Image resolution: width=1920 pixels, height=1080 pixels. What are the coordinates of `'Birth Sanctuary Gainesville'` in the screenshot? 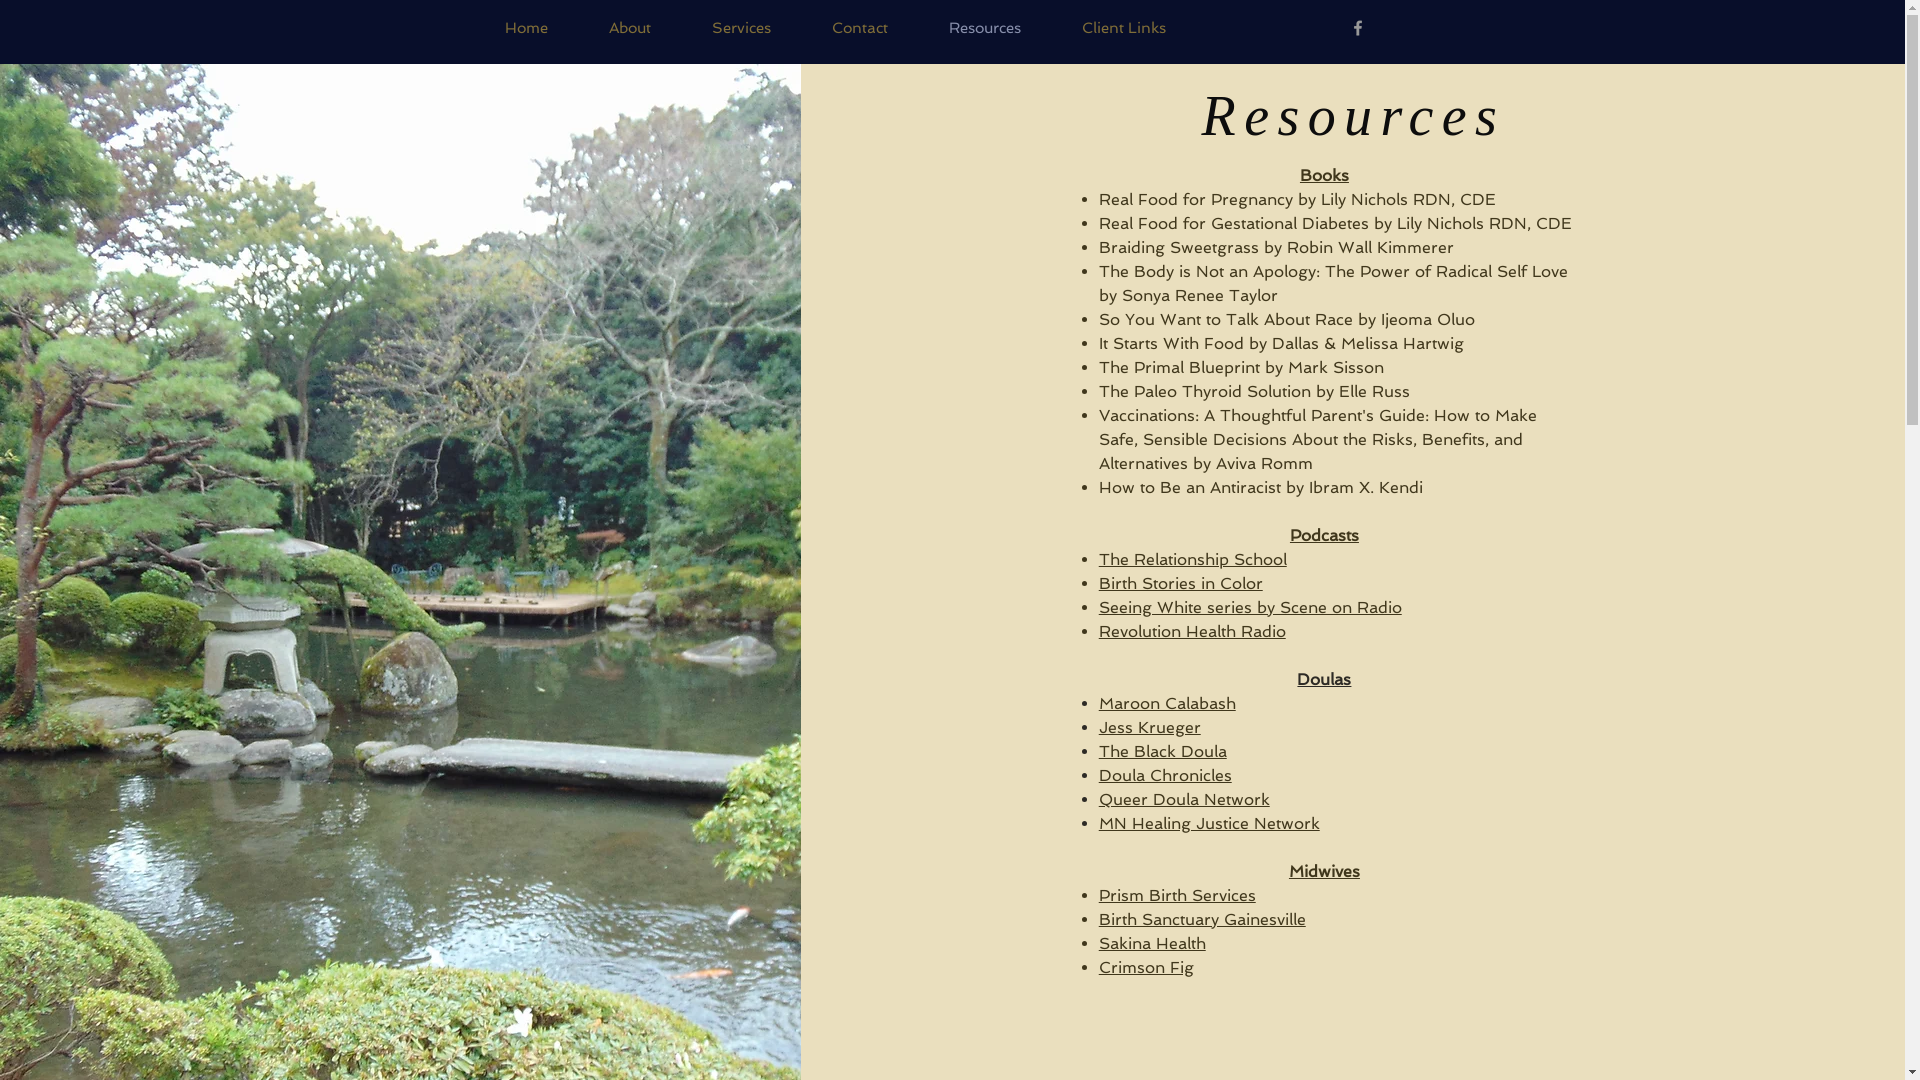 It's located at (1201, 919).